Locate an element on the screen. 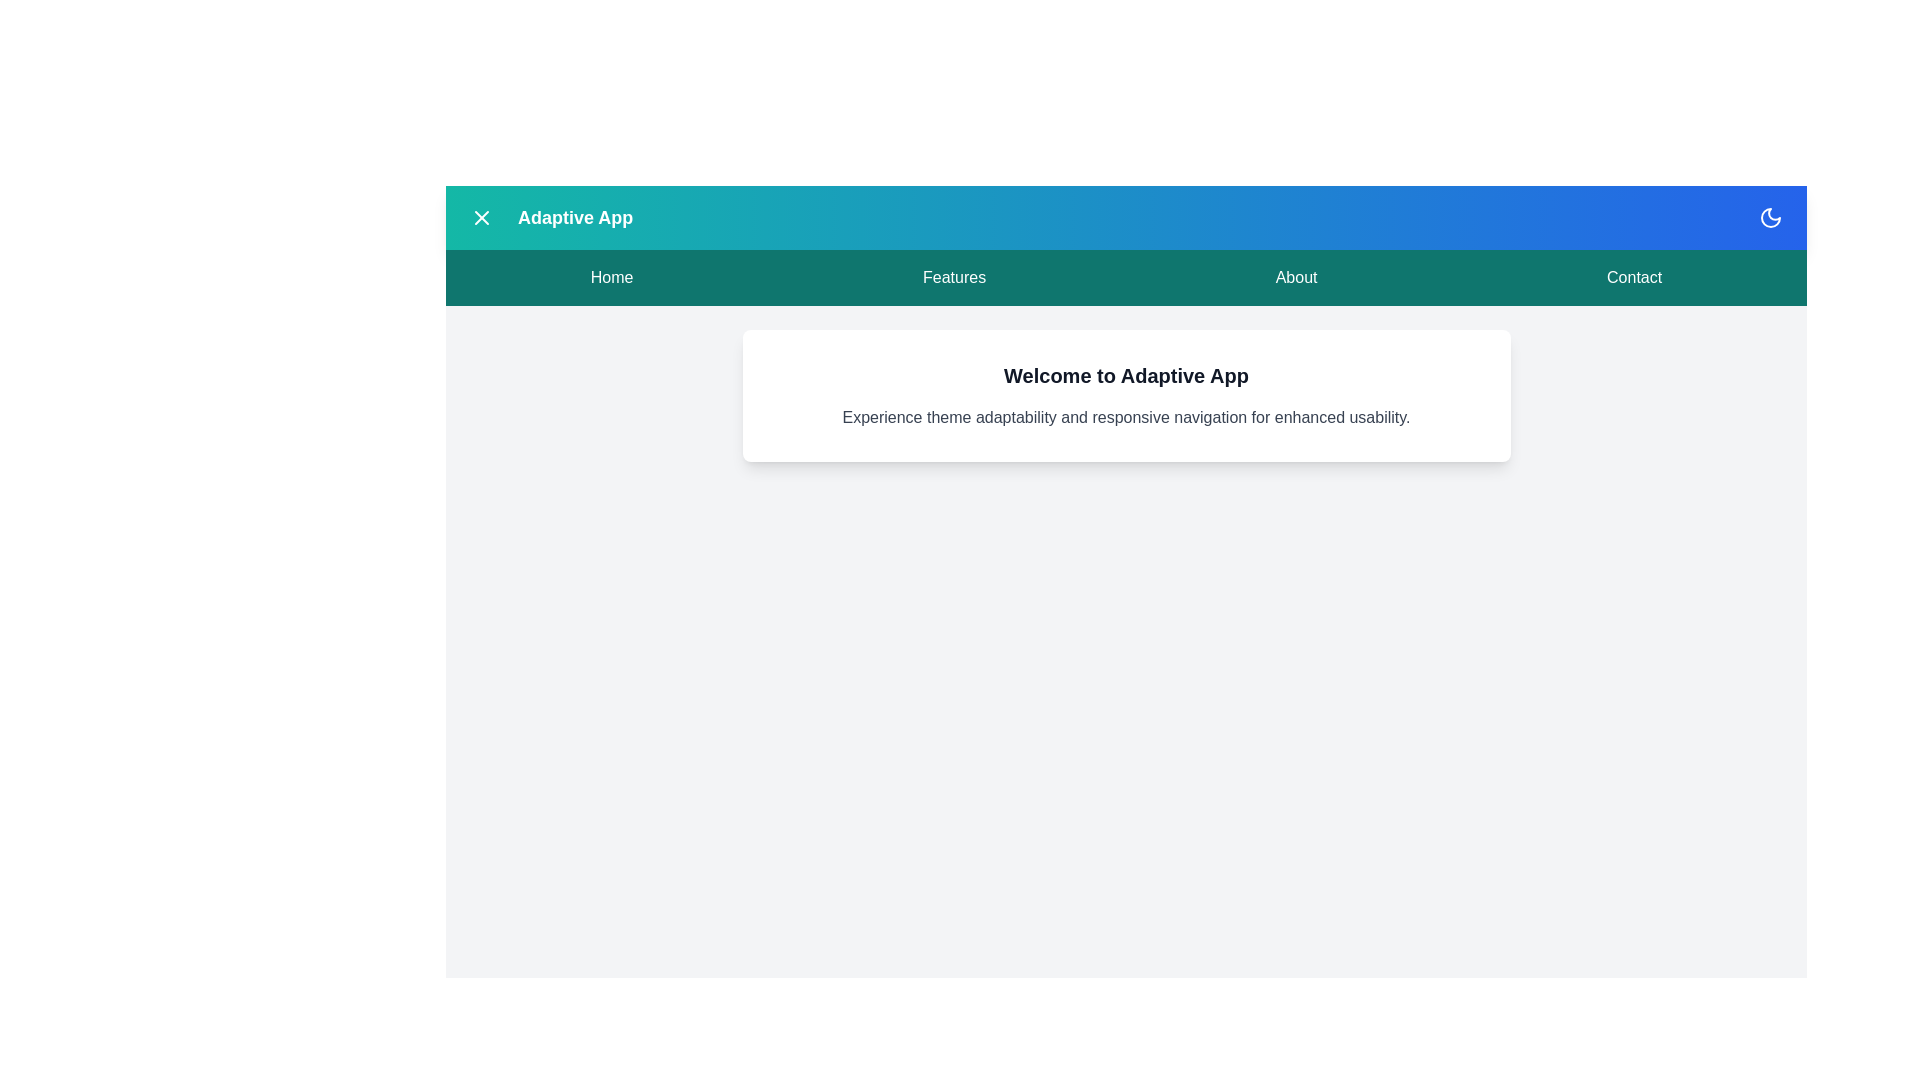  theme toggle button located on the right side of the header is located at coordinates (1771, 218).